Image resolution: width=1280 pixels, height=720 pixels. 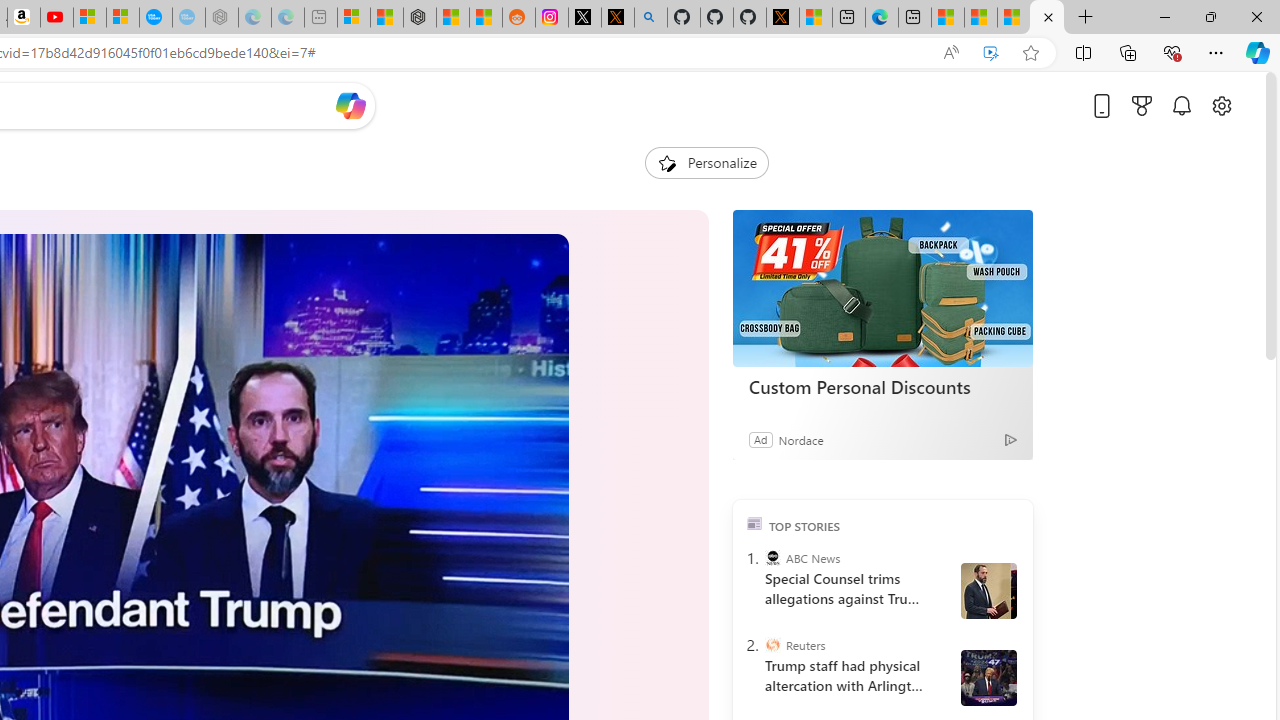 I want to click on 'Browser essentials', so click(x=1171, y=51).